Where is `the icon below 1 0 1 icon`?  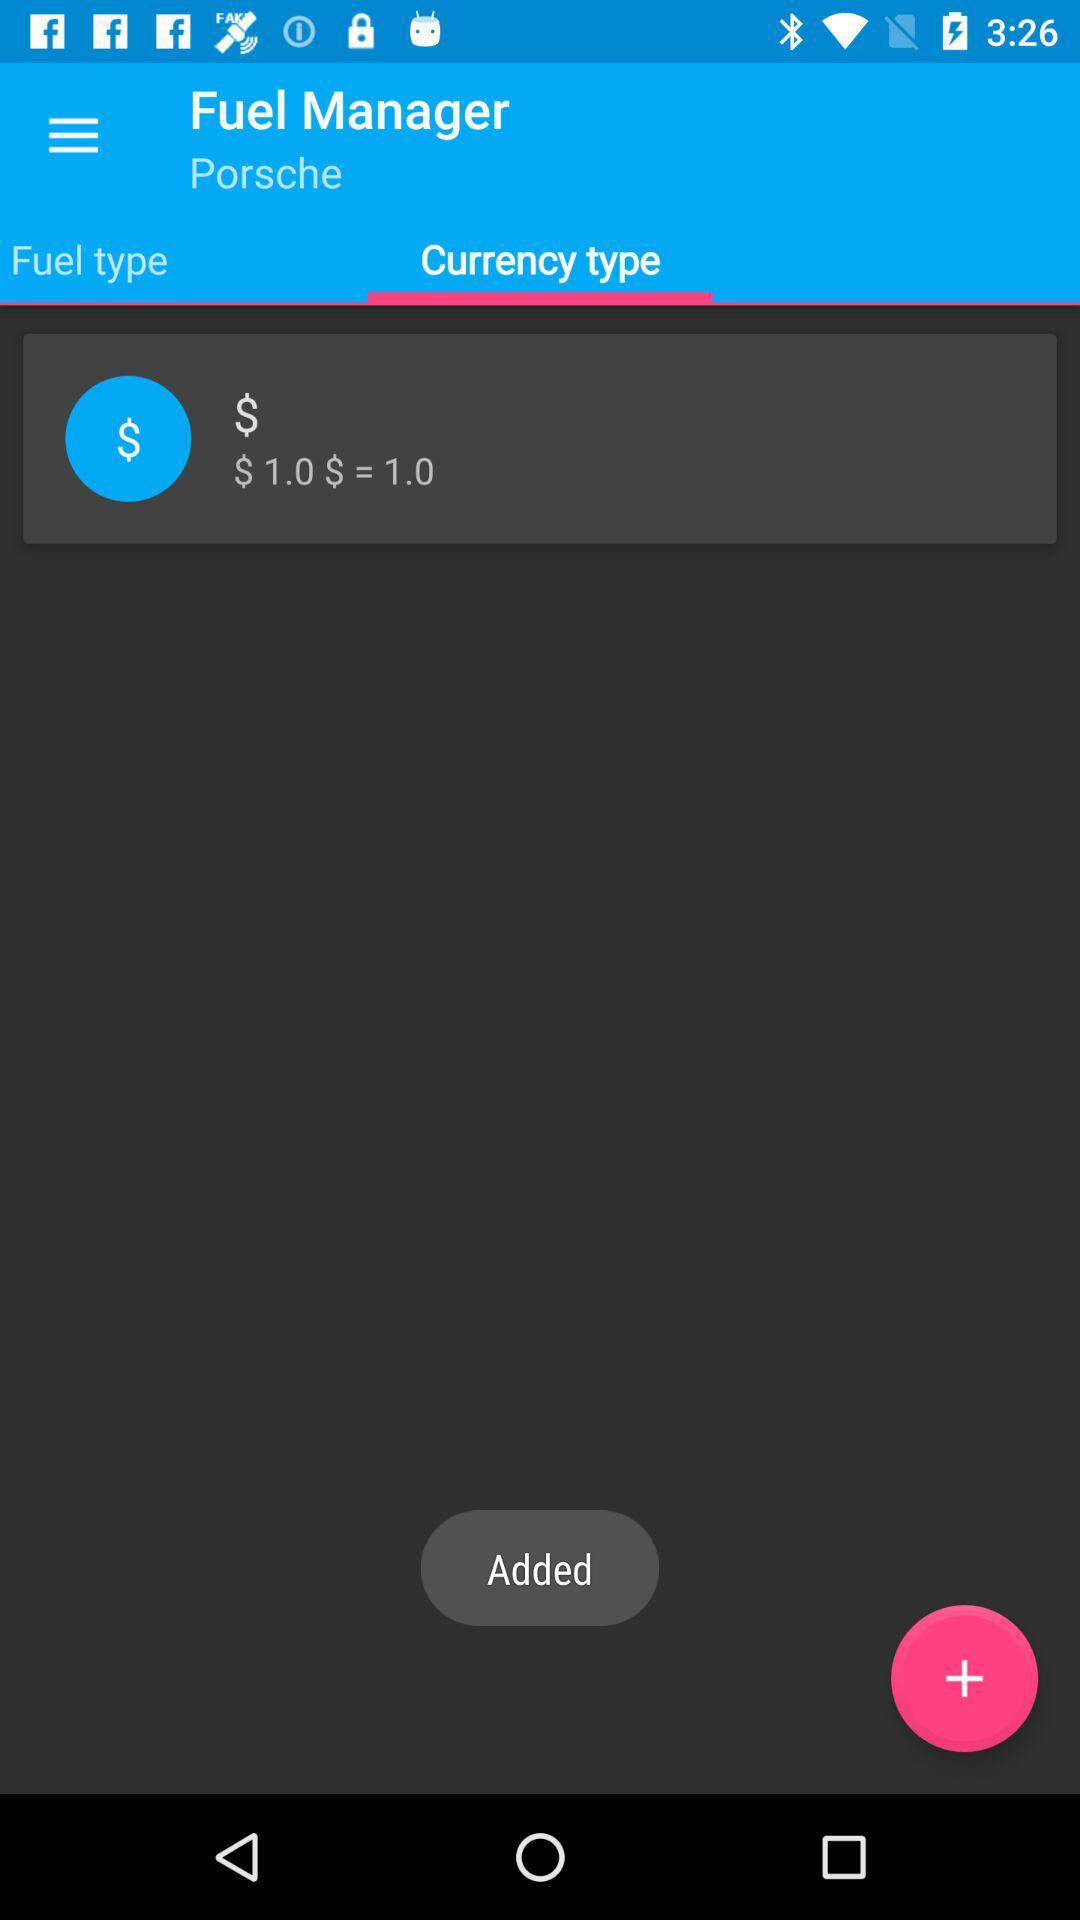
the icon below 1 0 1 icon is located at coordinates (963, 1678).